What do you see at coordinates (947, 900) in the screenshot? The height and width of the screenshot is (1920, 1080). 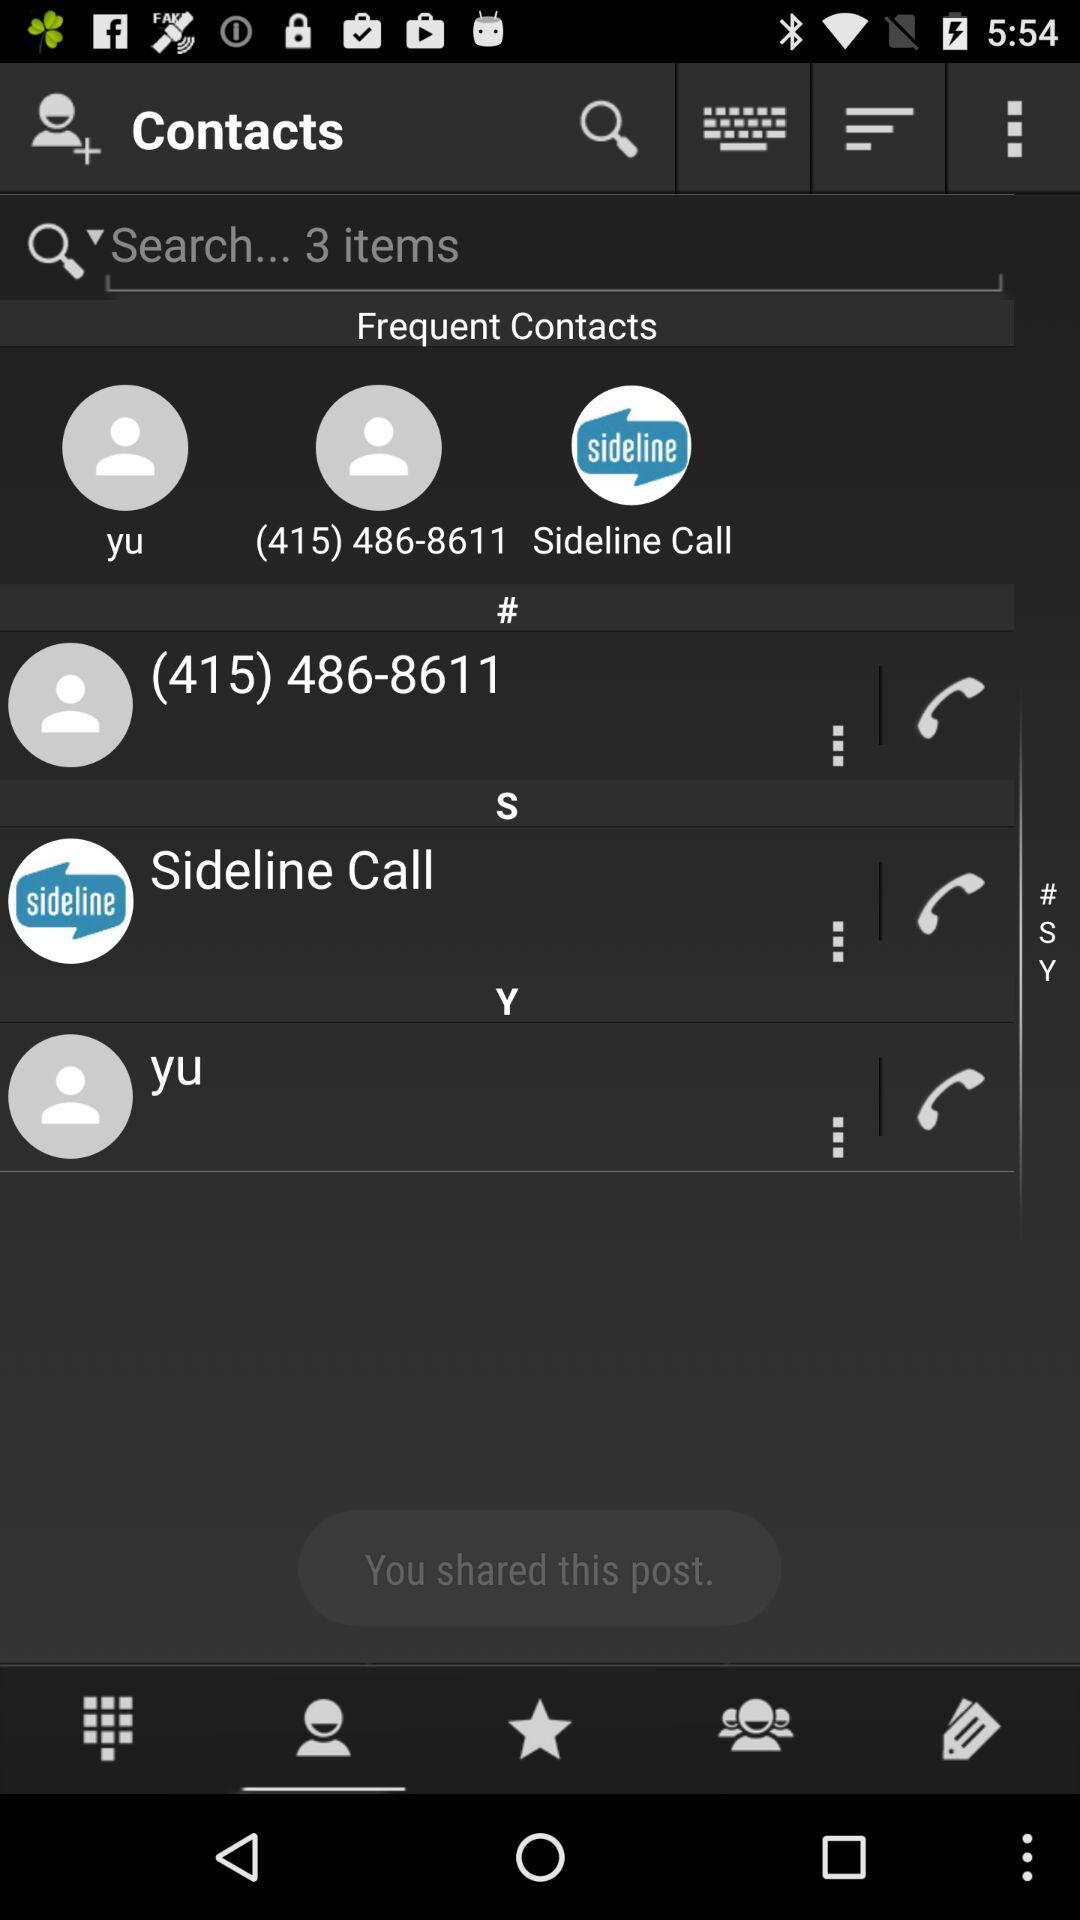 I see `call option` at bounding box center [947, 900].